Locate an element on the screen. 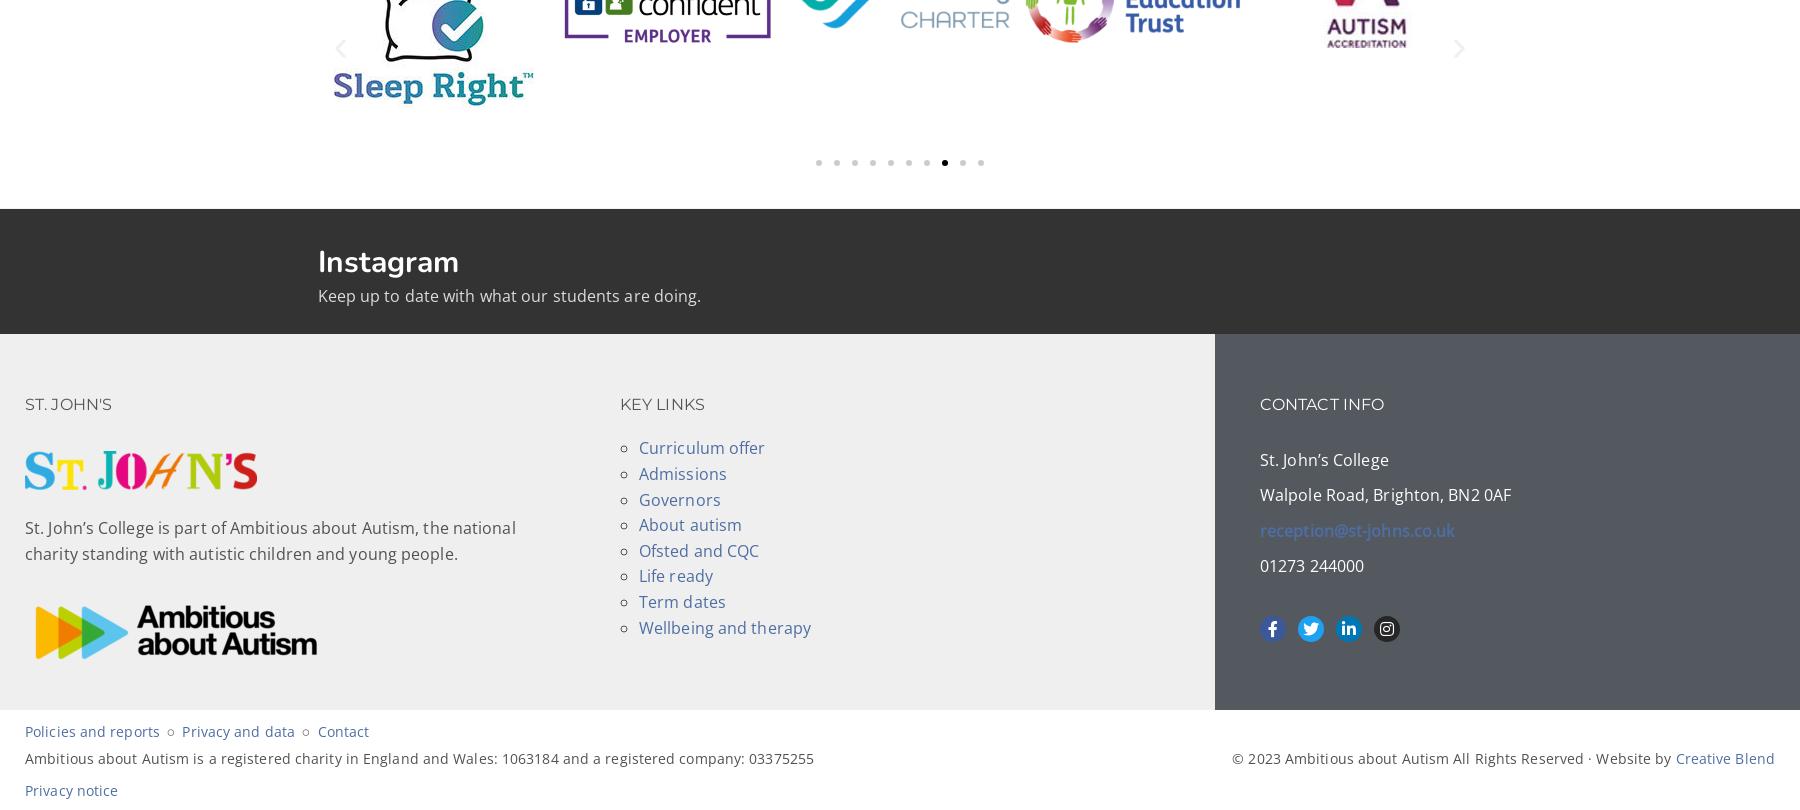  'Privacy notice' is located at coordinates (70, 788).